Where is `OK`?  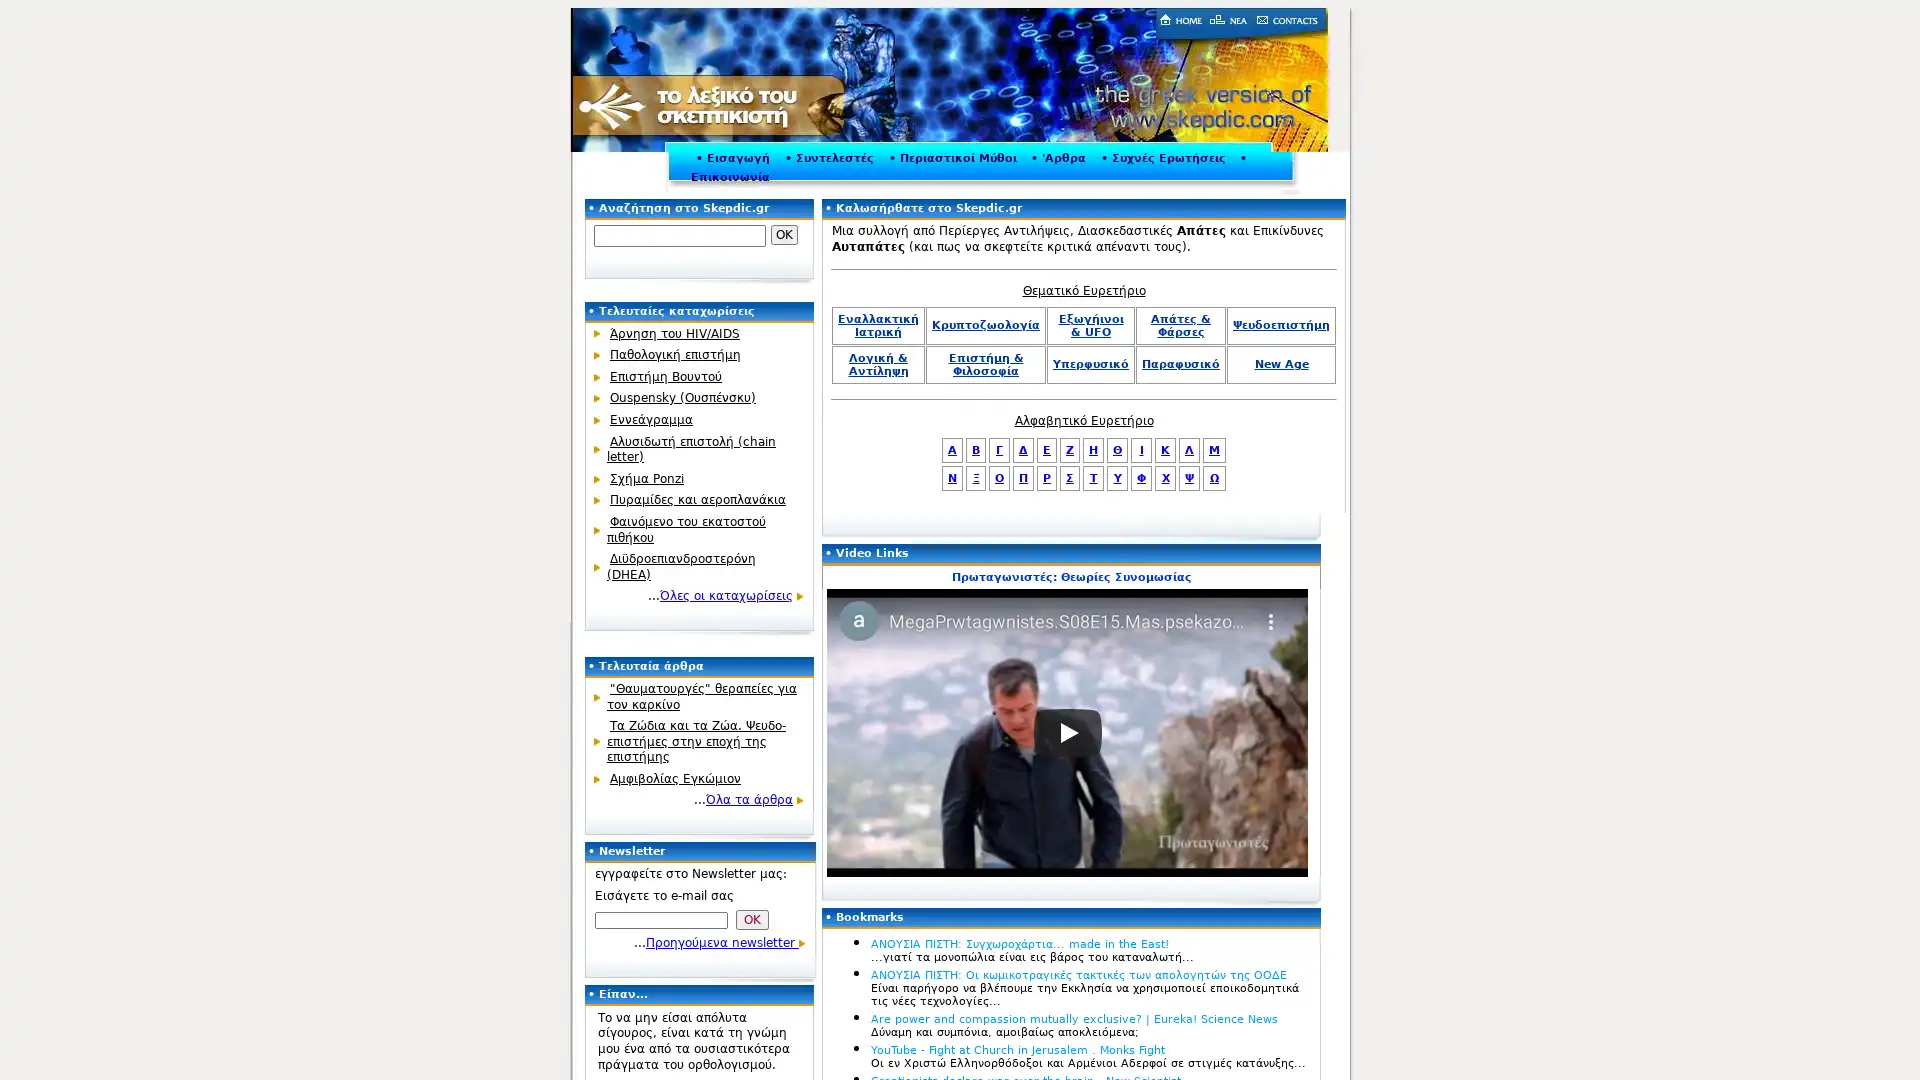 OK is located at coordinates (783, 234).